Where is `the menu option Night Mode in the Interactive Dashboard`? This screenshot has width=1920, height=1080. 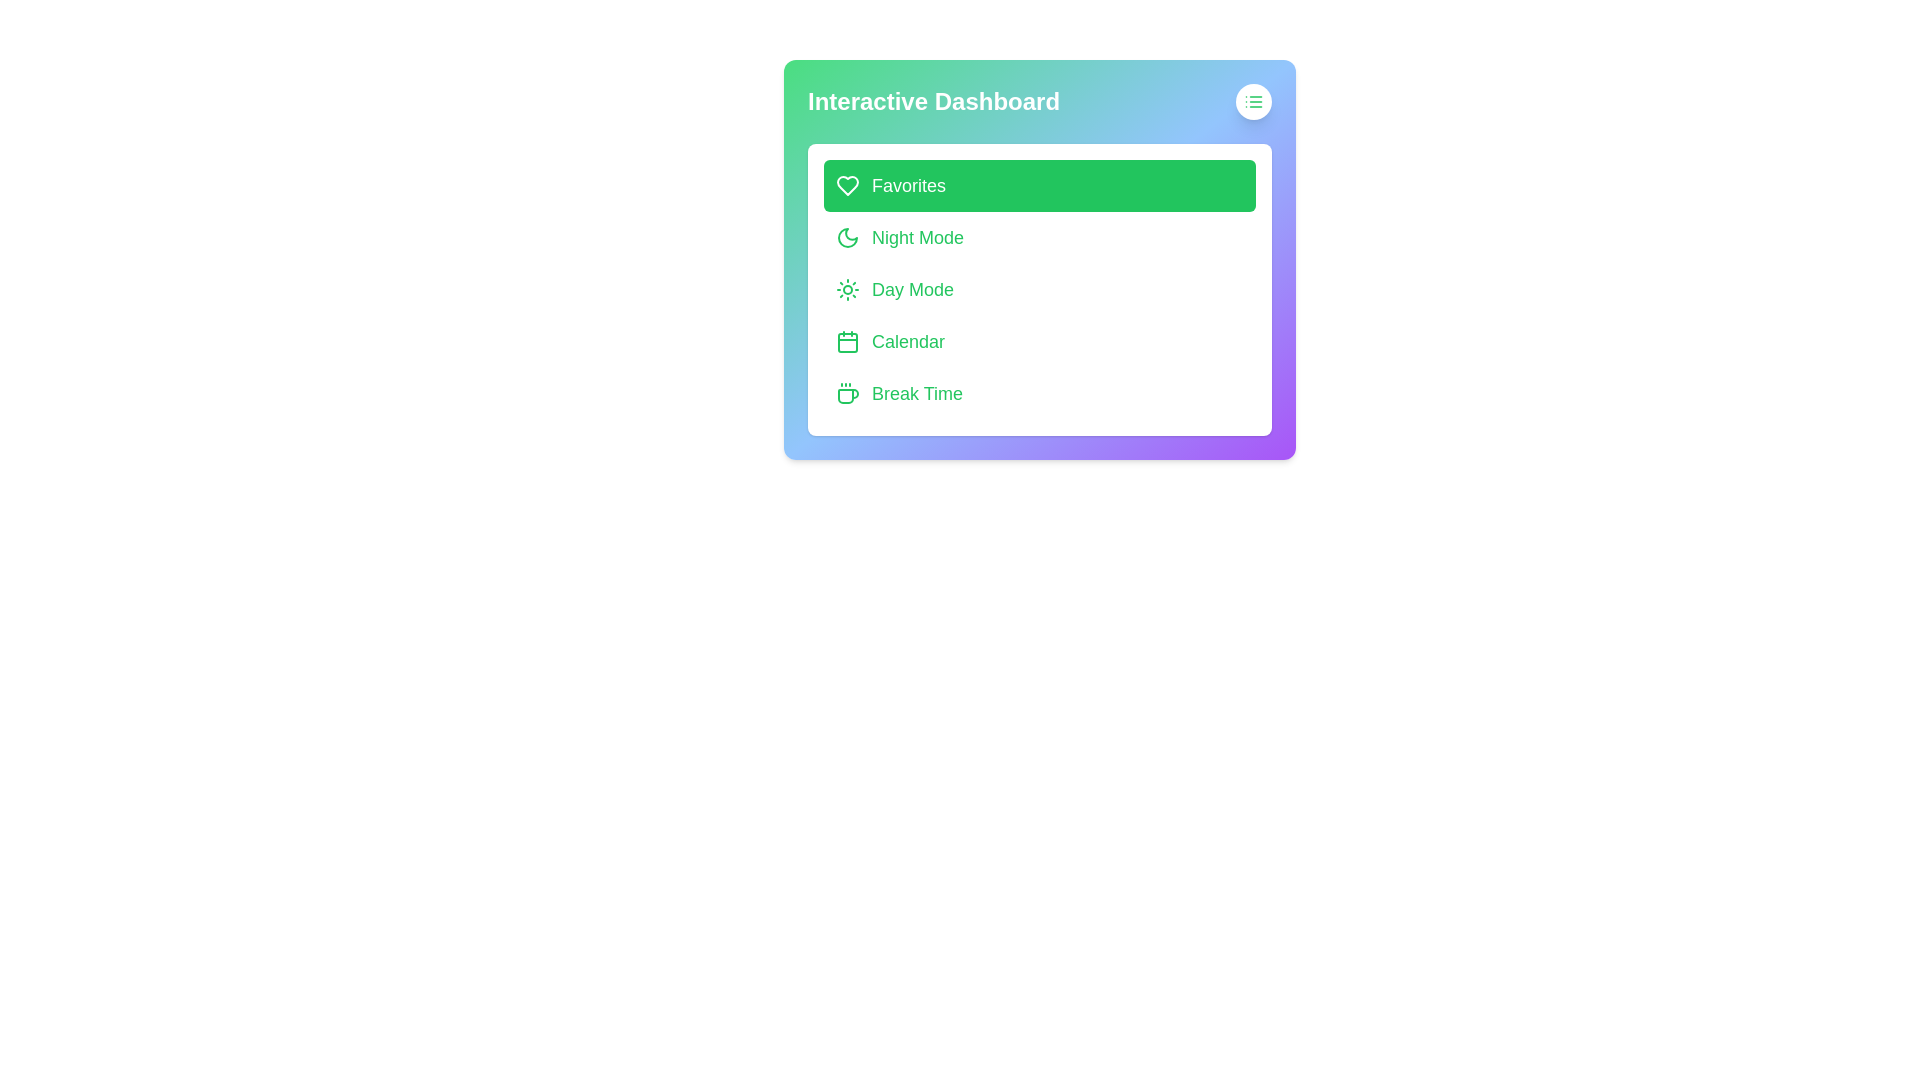
the menu option Night Mode in the Interactive Dashboard is located at coordinates (1040, 237).